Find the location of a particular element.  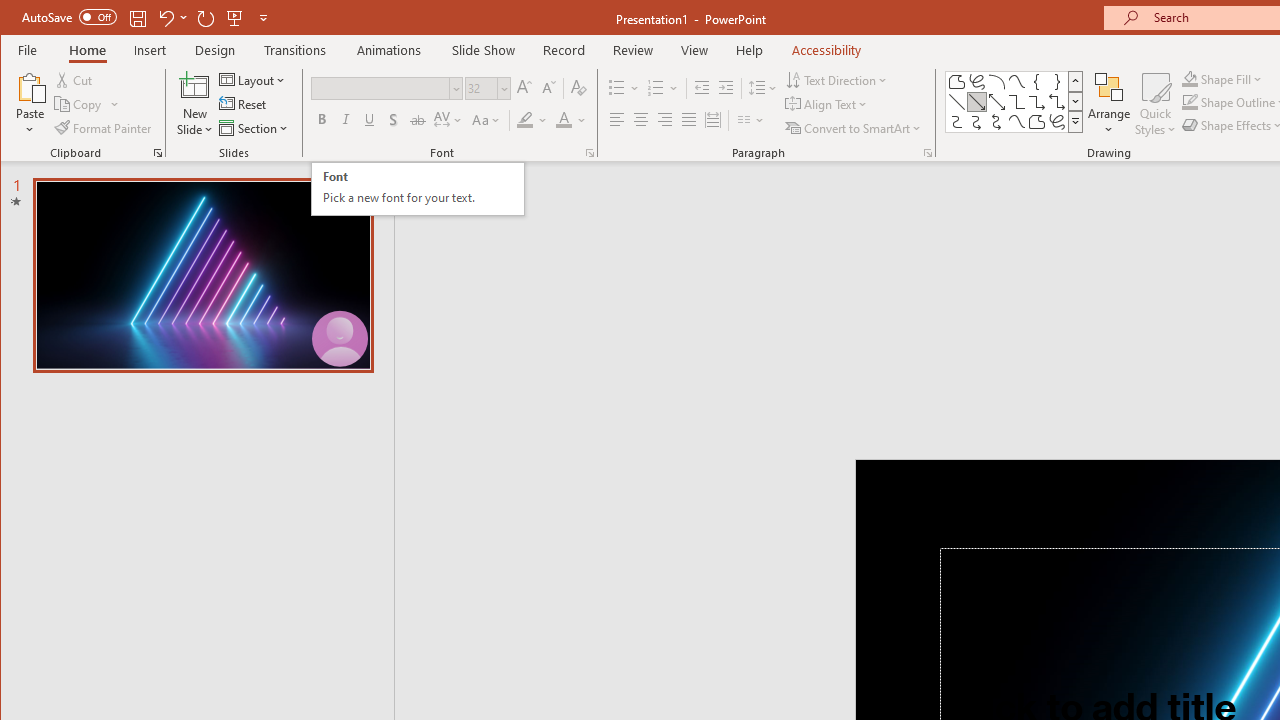

'Line Arrow: Double' is located at coordinates (997, 102).